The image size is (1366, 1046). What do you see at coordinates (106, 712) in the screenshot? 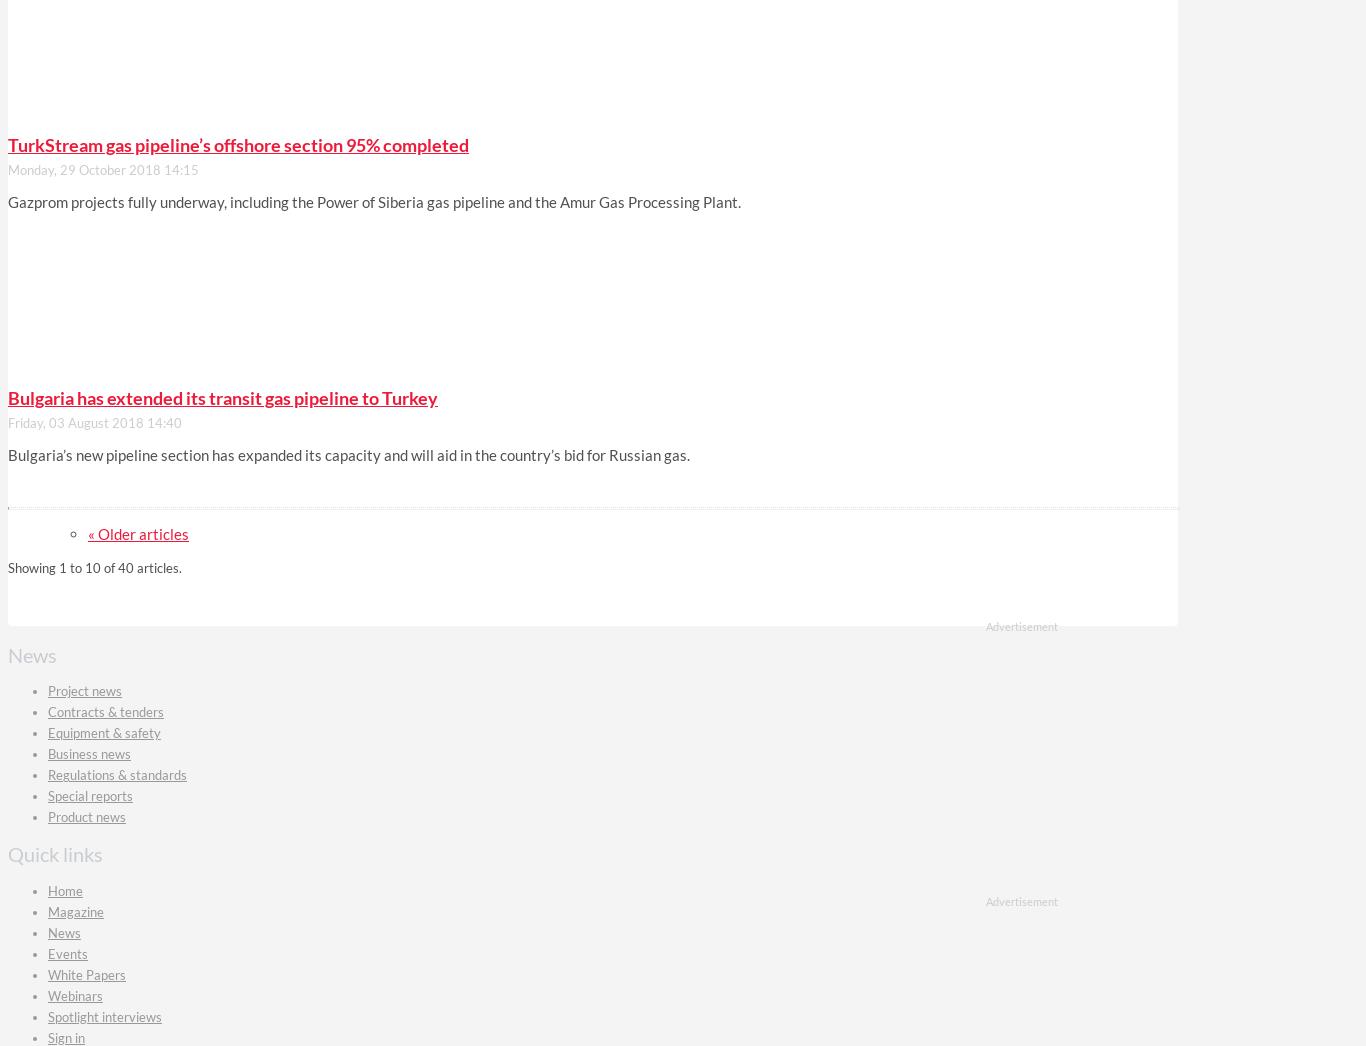
I see `'Contracts & tenders'` at bounding box center [106, 712].